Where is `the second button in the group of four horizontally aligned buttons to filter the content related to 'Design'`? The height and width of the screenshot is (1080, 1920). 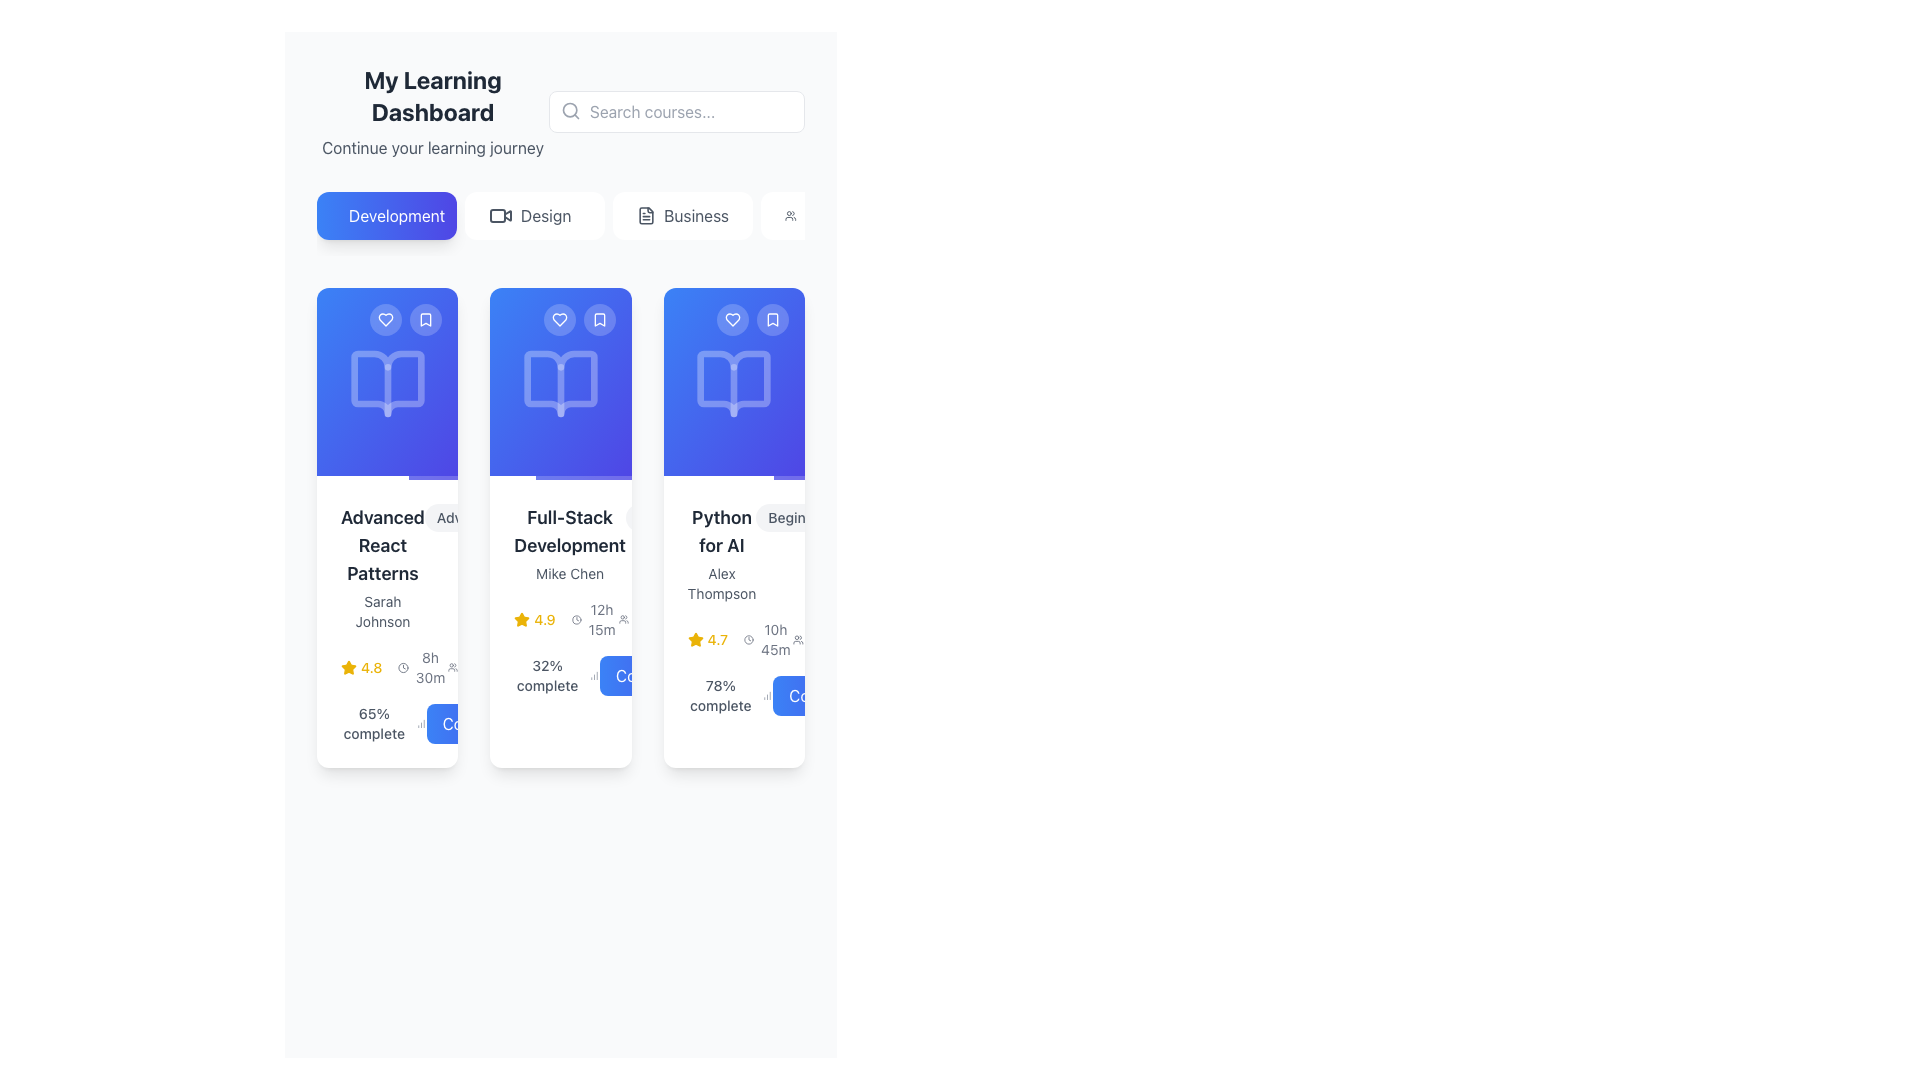
the second button in the group of four horizontally aligned buttons to filter the content related to 'Design' is located at coordinates (560, 223).